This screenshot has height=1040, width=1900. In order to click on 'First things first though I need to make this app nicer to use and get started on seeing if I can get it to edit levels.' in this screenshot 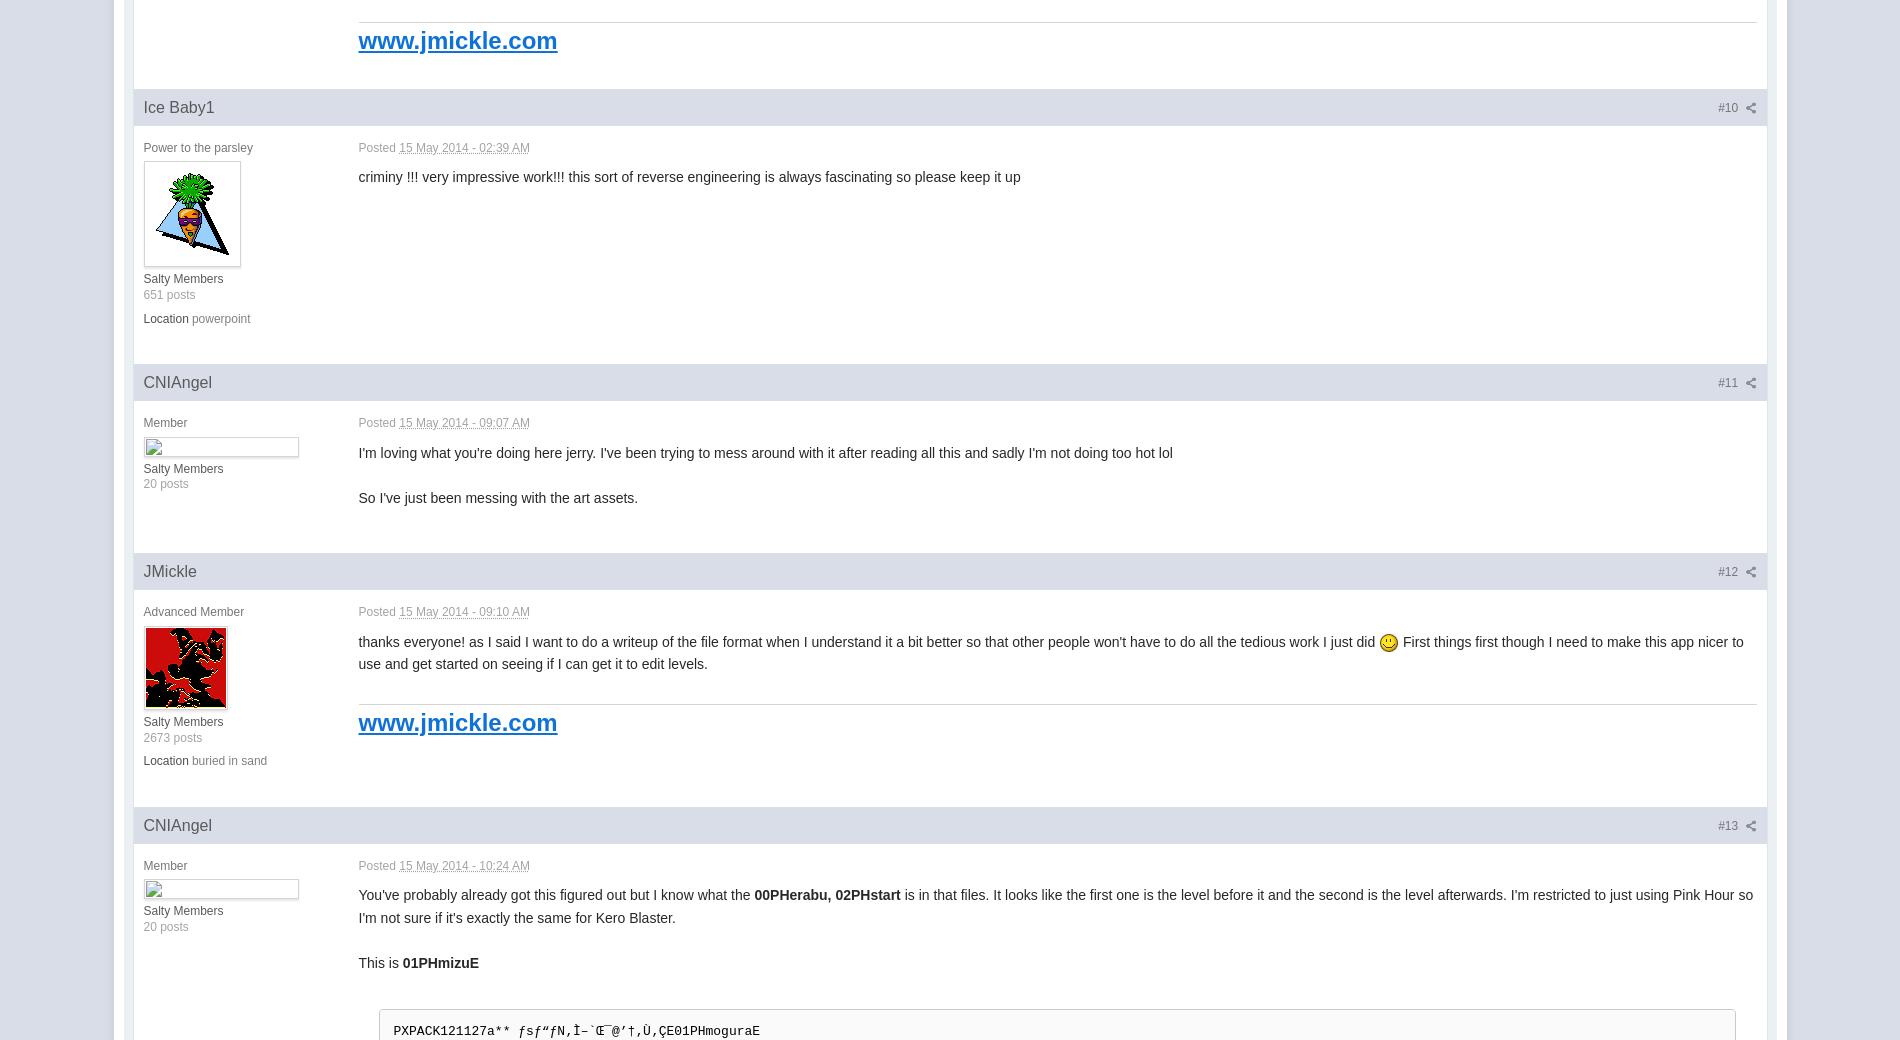, I will do `click(1050, 653)`.